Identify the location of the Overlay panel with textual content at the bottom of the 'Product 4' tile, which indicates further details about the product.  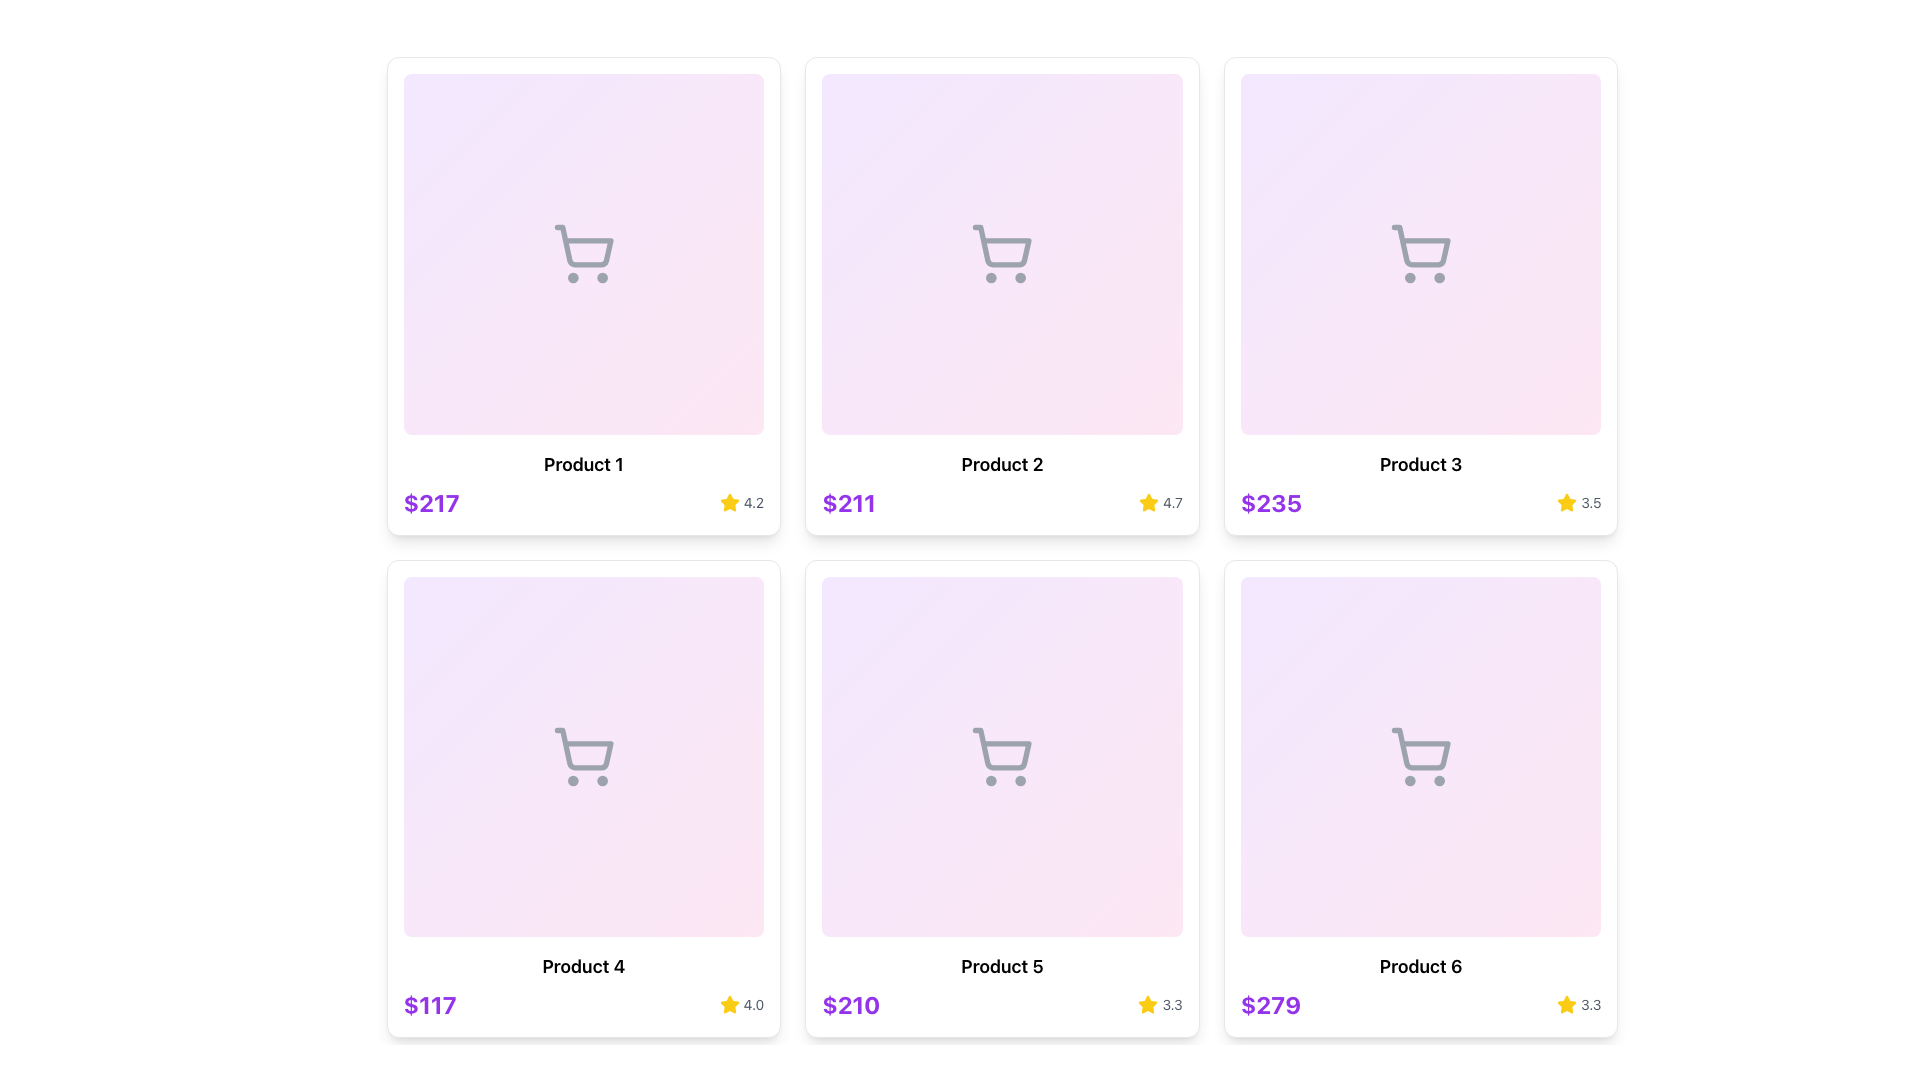
(582, 956).